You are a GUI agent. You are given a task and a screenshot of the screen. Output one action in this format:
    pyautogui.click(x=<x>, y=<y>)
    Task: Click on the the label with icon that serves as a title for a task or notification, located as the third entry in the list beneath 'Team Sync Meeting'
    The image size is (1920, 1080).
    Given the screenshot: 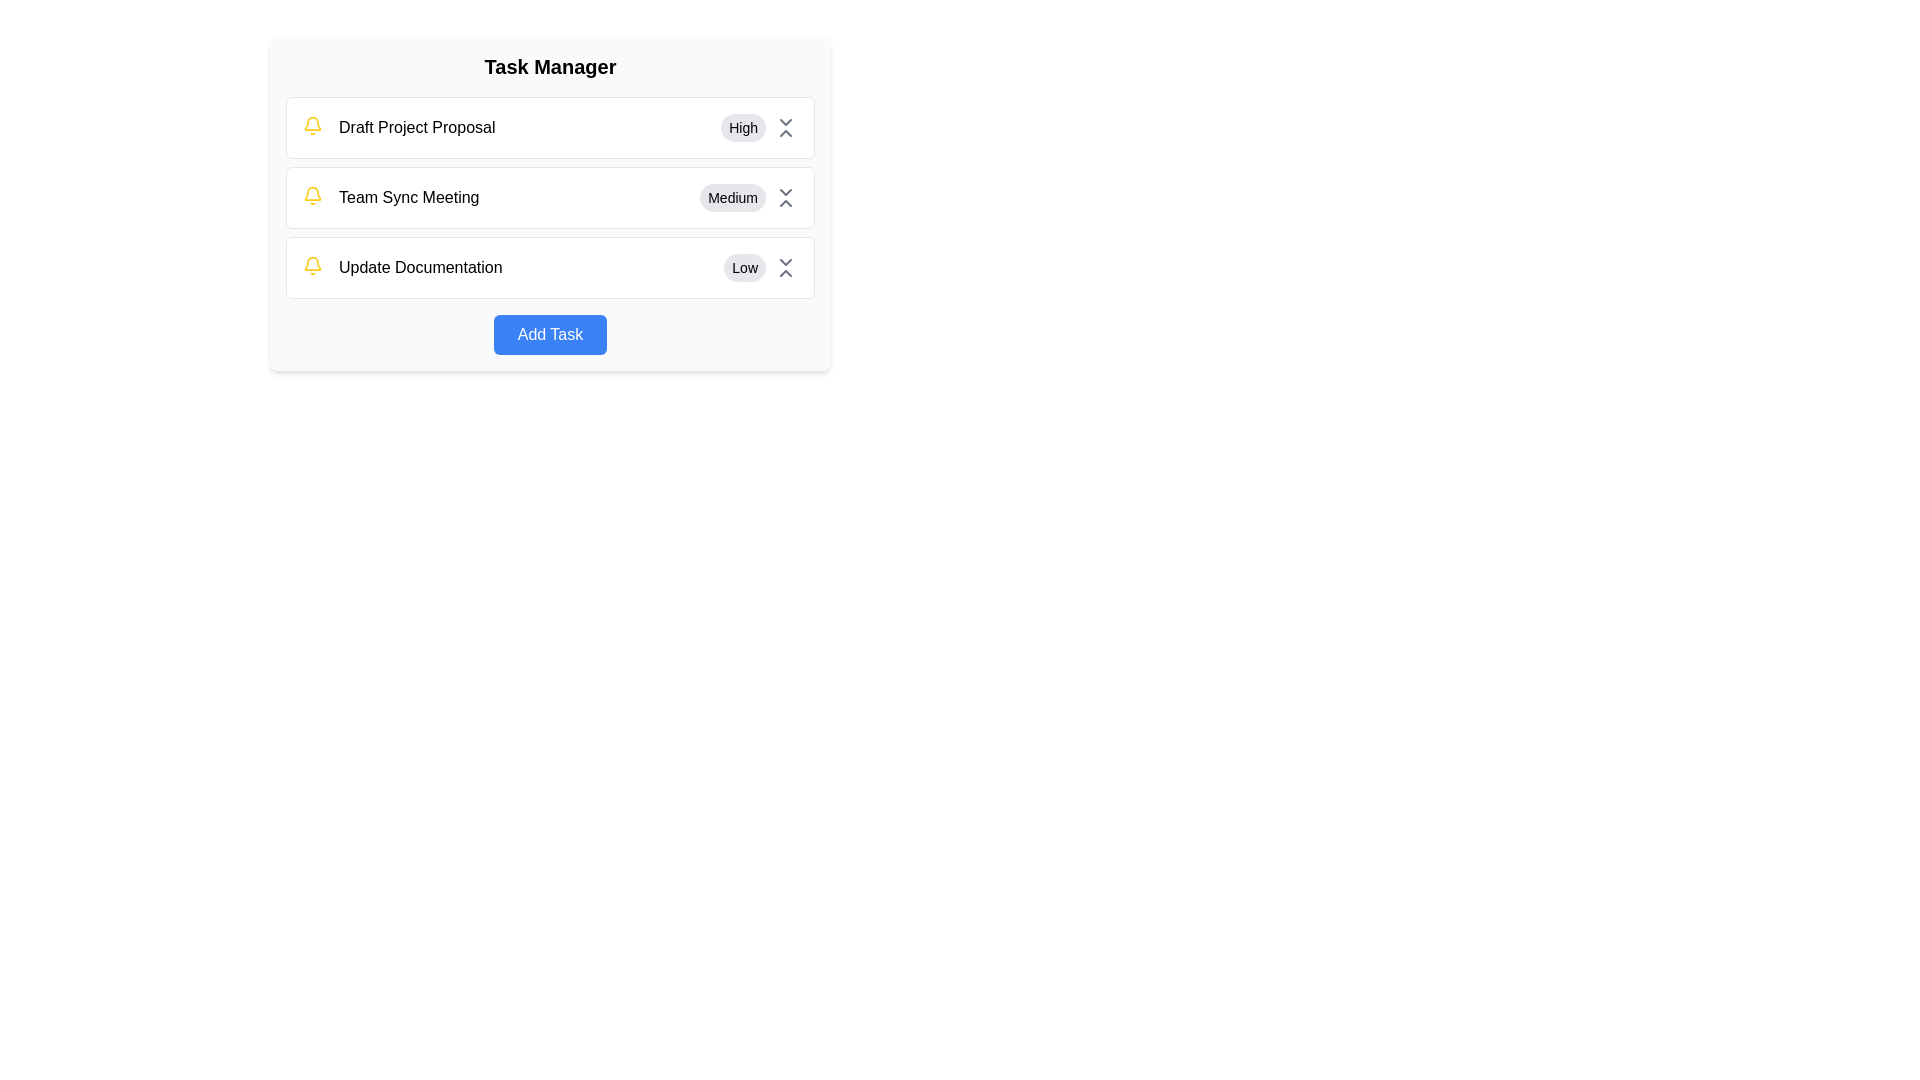 What is the action you would take?
    pyautogui.click(x=401, y=266)
    